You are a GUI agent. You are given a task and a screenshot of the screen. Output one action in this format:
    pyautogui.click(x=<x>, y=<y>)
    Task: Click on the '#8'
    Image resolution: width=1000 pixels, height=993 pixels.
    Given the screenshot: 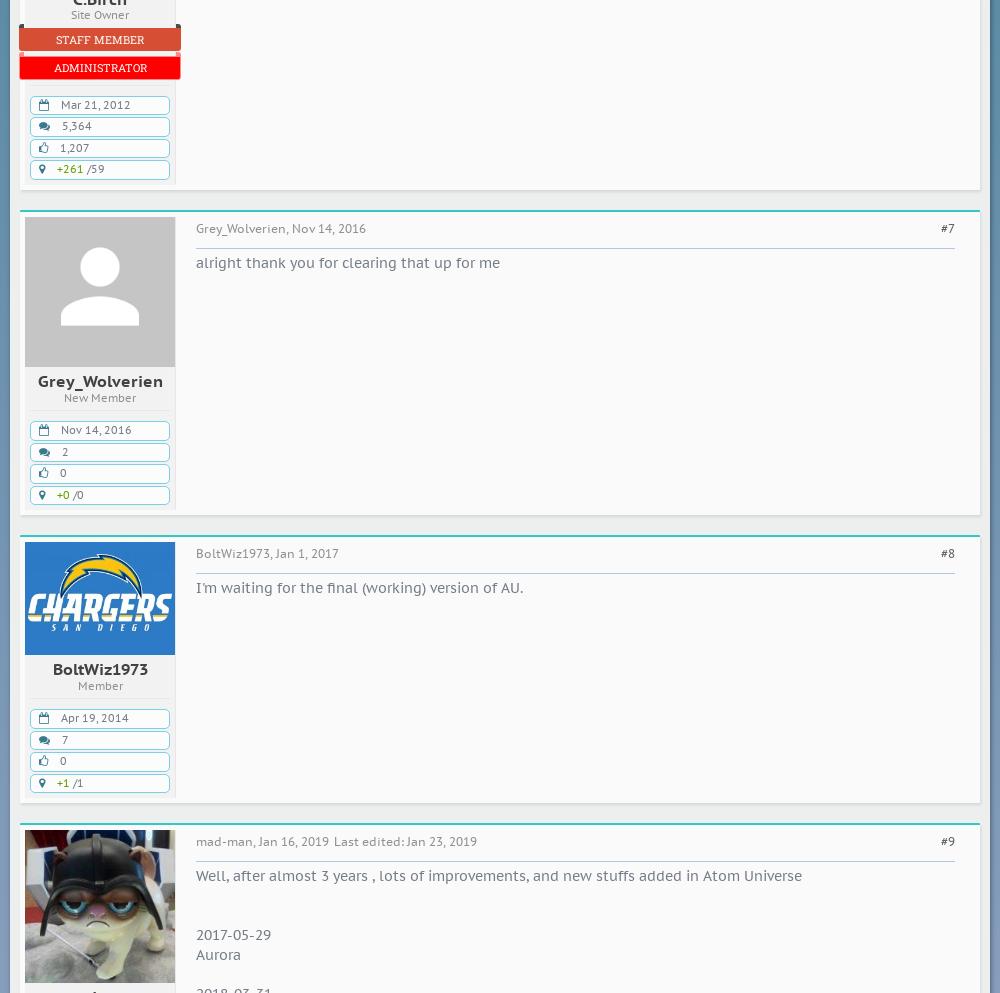 What is the action you would take?
    pyautogui.click(x=947, y=552)
    